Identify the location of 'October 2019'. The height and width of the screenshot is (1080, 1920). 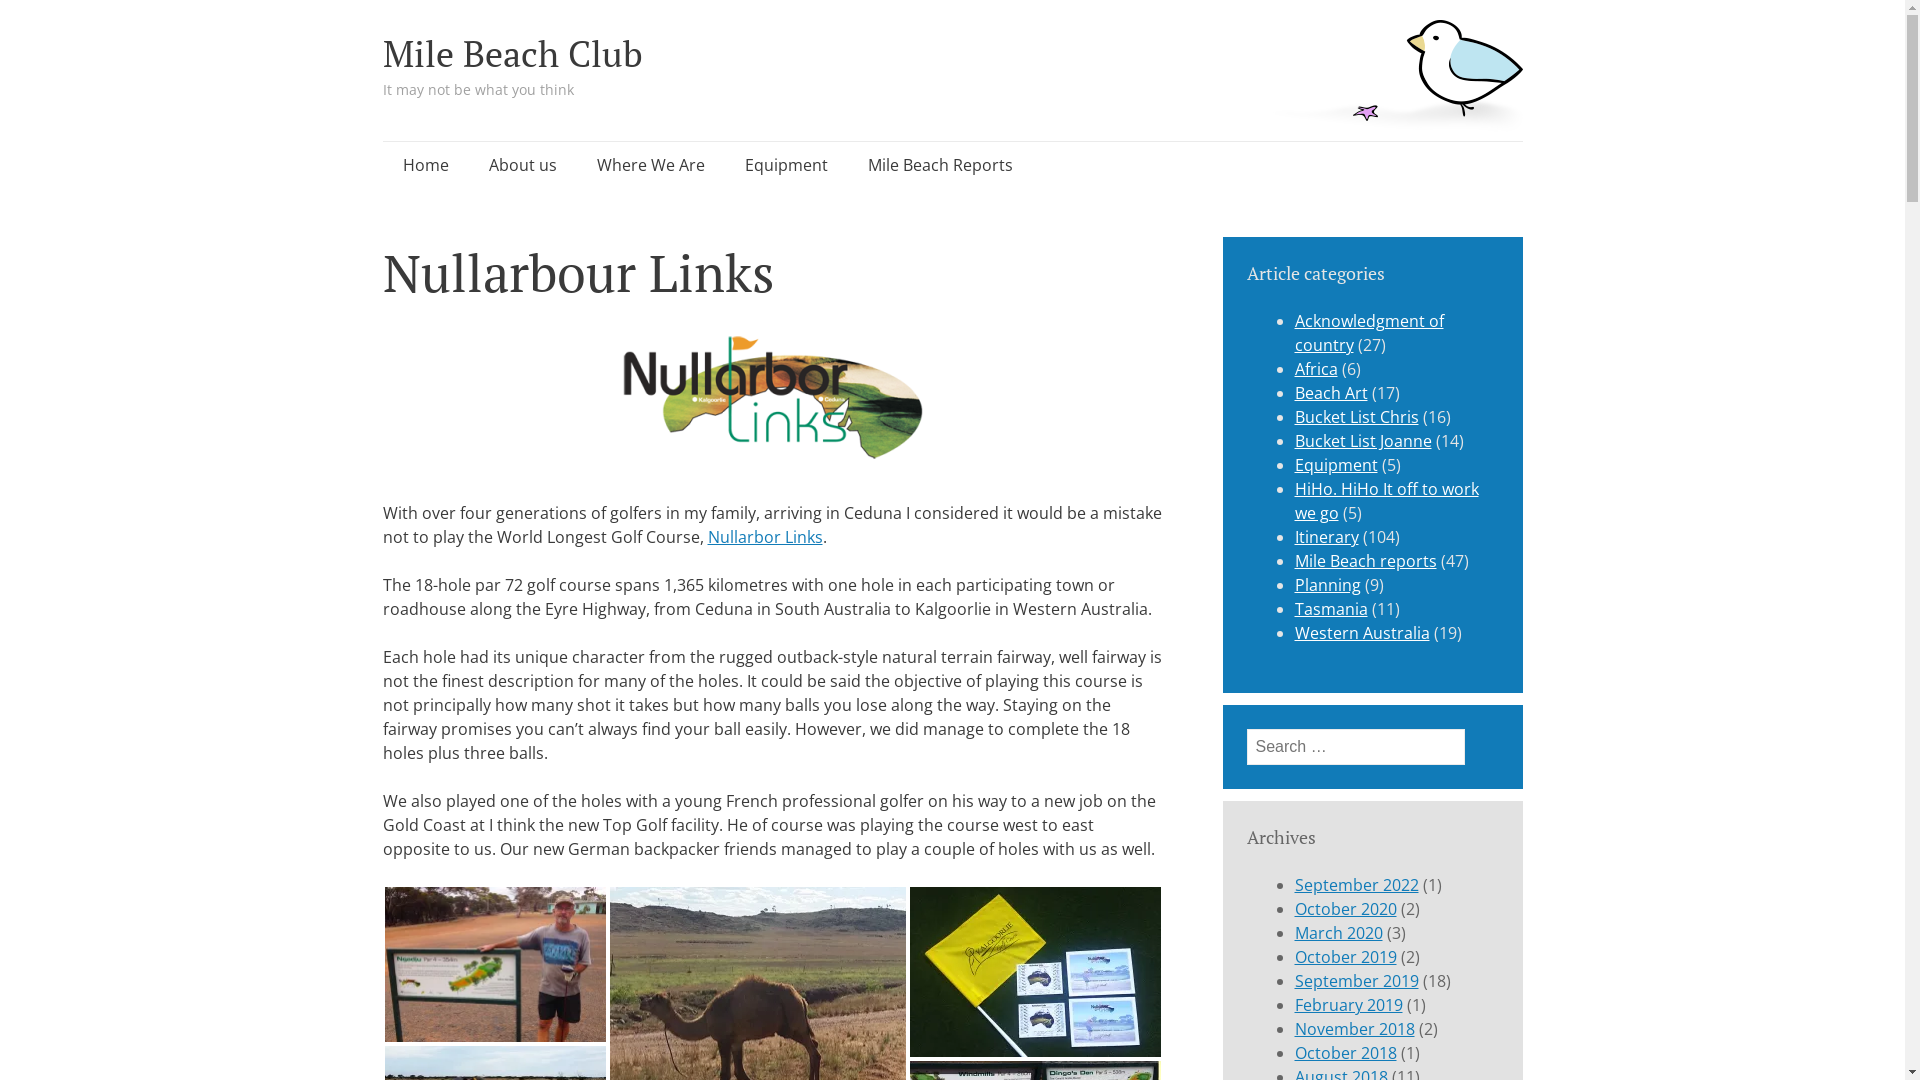
(1344, 955).